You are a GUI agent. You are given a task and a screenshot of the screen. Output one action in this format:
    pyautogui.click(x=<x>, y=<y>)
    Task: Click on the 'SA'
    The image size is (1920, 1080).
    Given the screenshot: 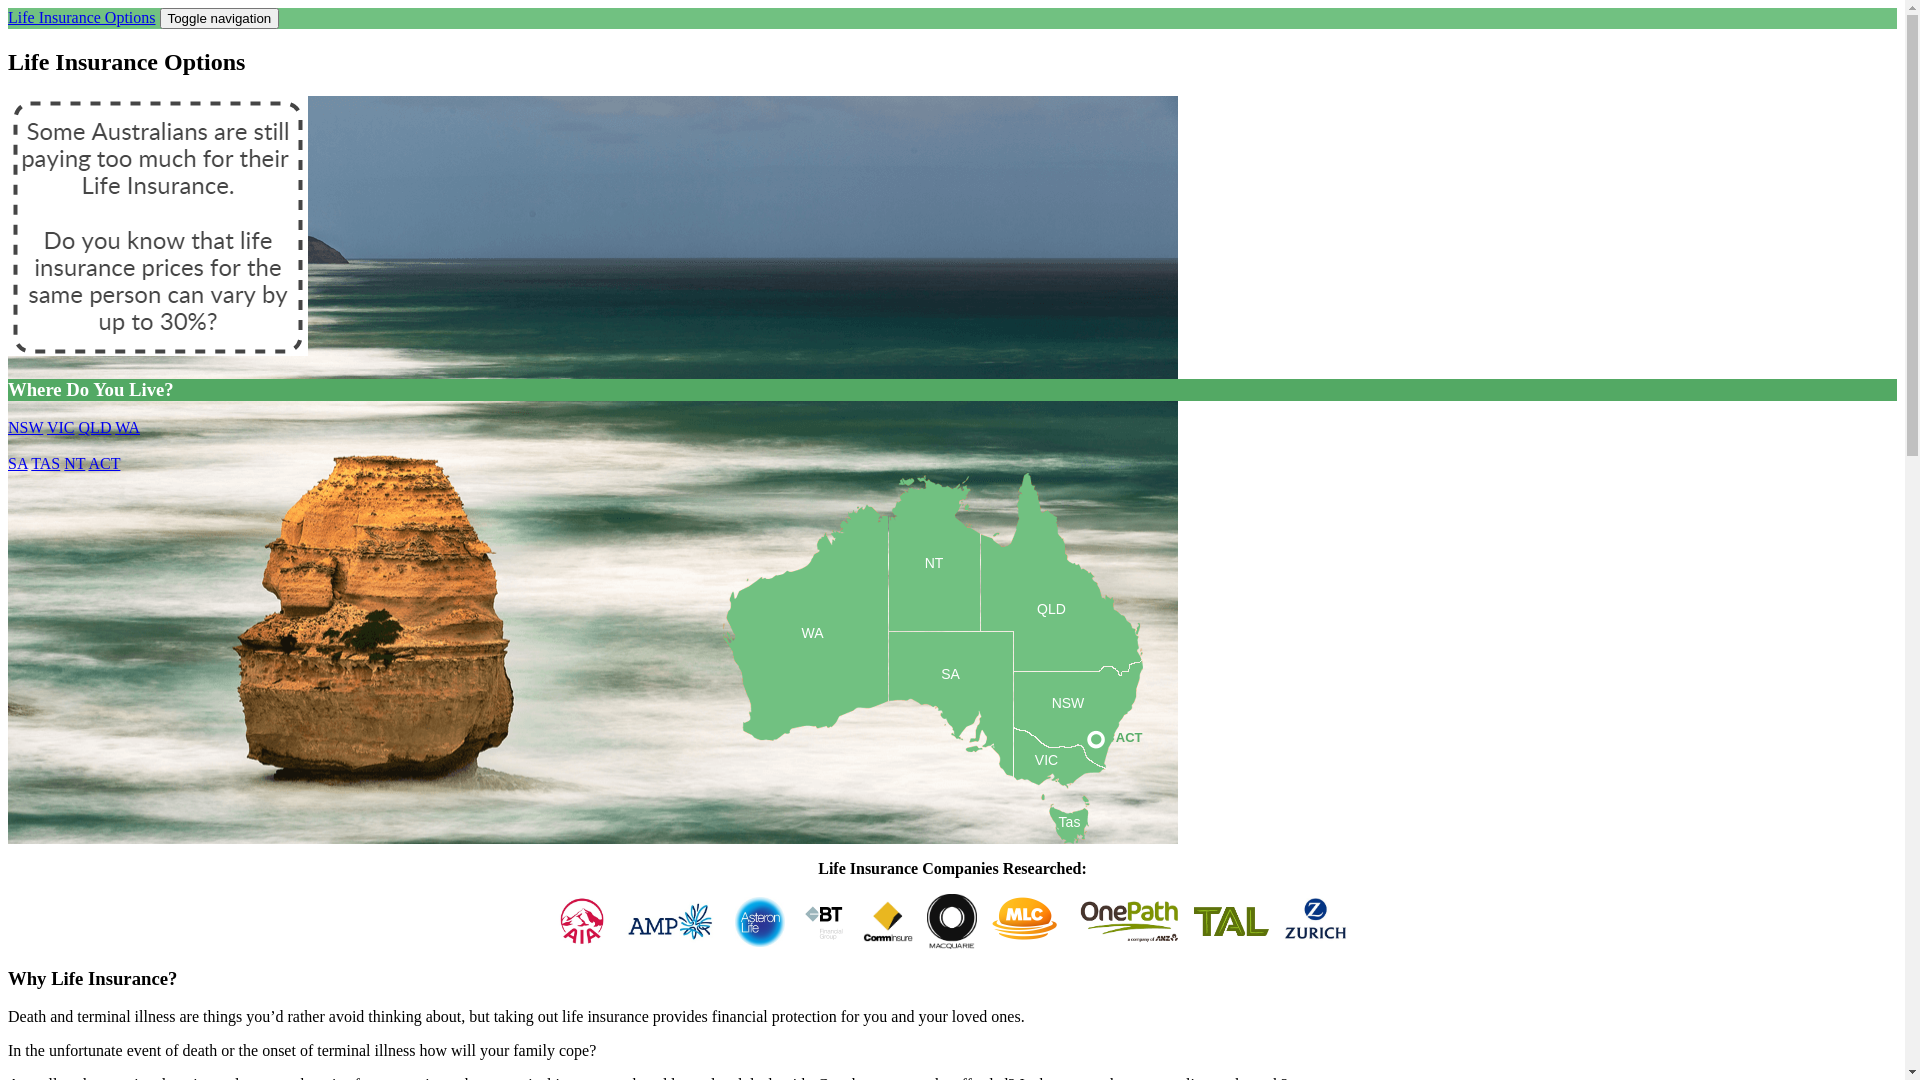 What is the action you would take?
    pyautogui.click(x=8, y=463)
    